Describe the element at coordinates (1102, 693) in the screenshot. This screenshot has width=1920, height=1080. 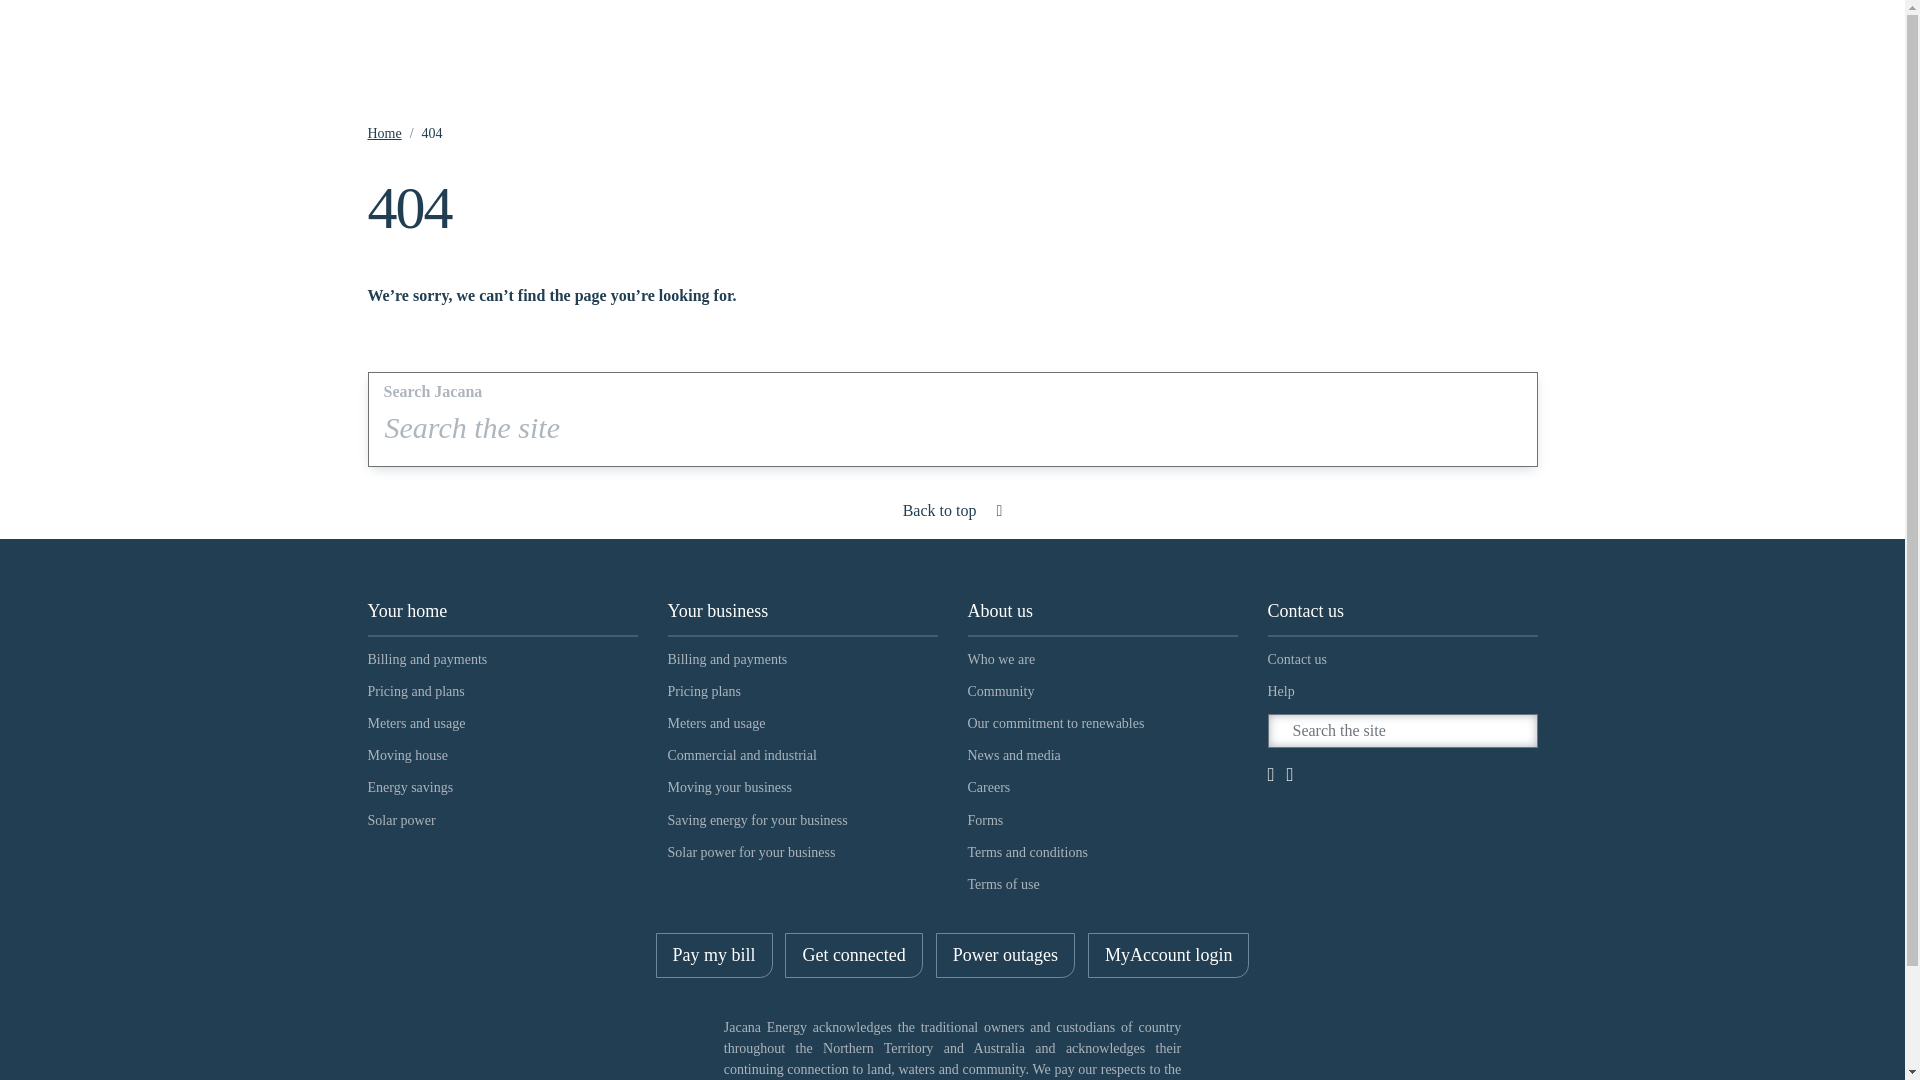
I see `'Community'` at that location.